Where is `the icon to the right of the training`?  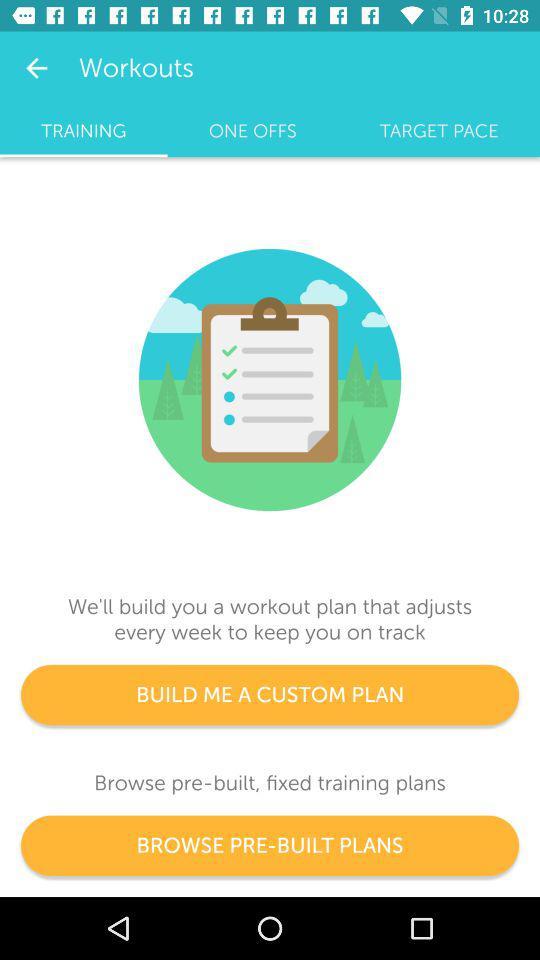
the icon to the right of the training is located at coordinates (252, 130).